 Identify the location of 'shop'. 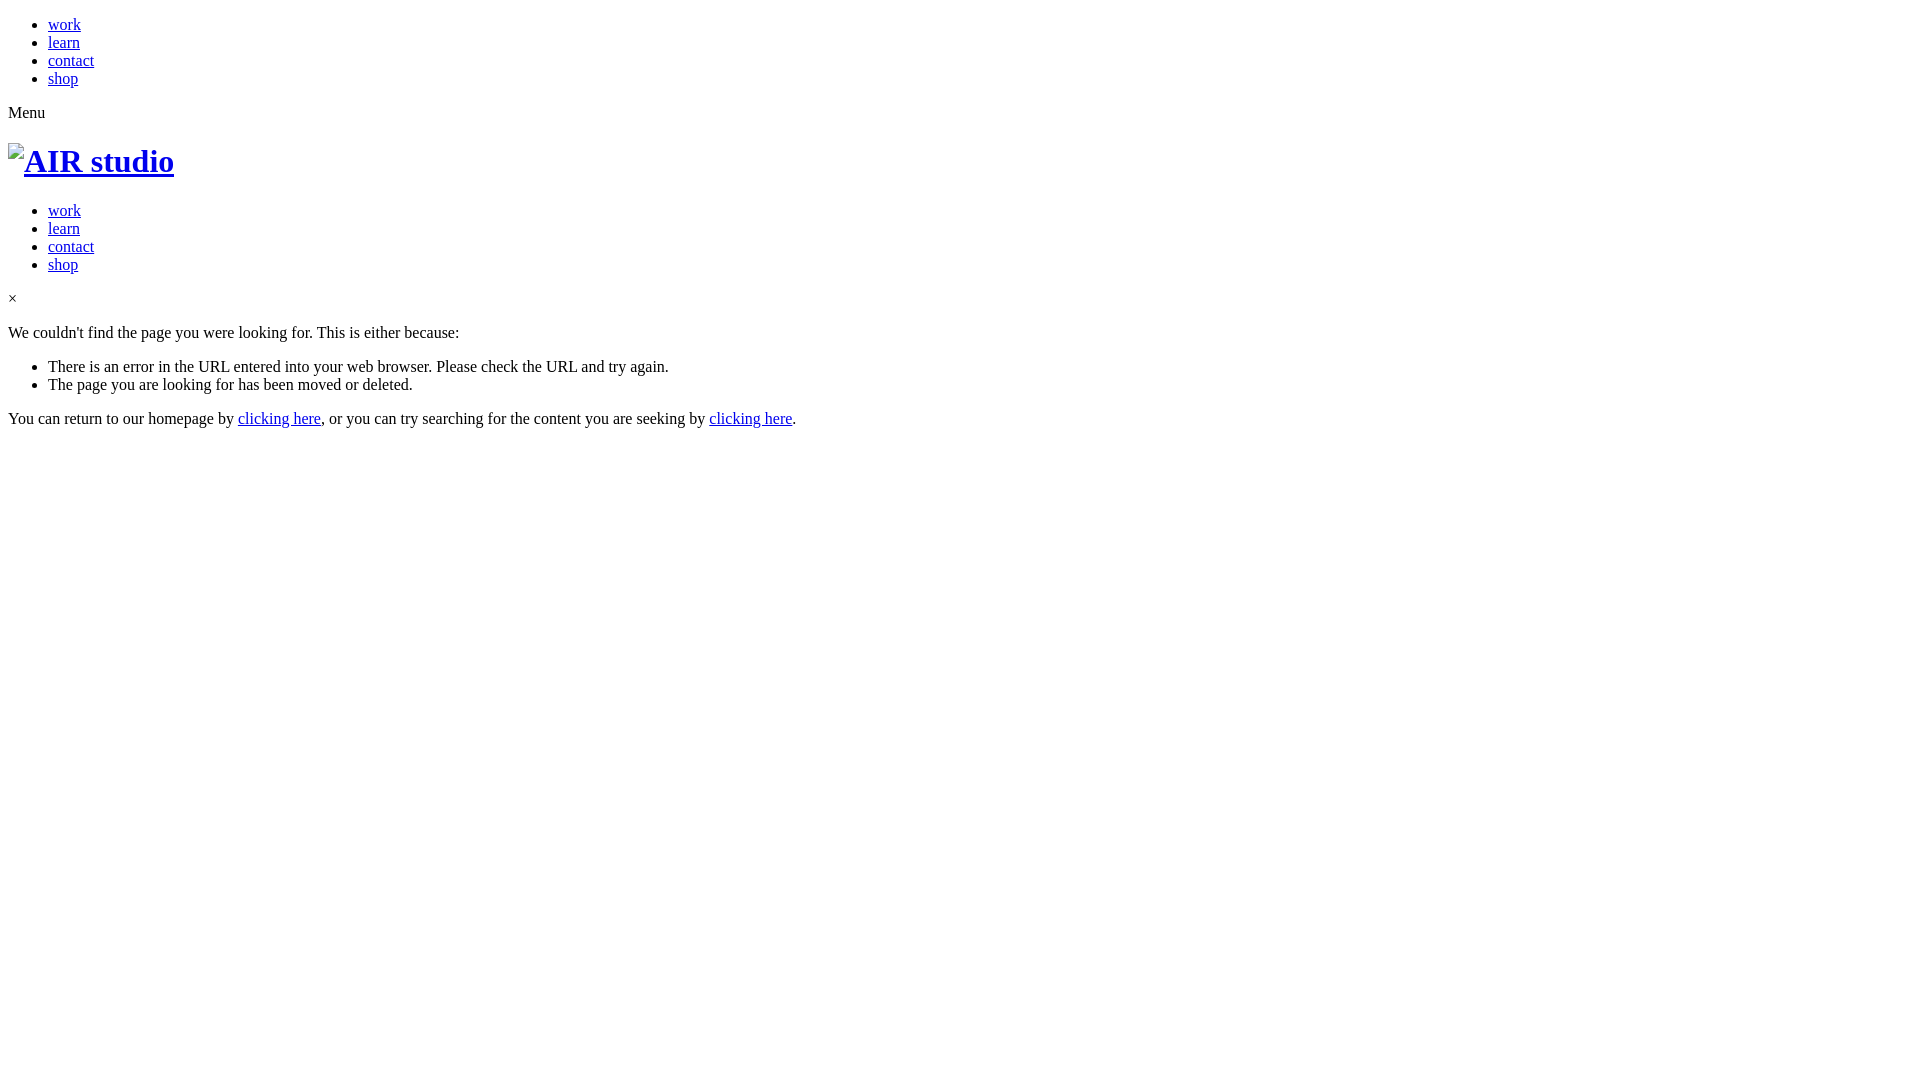
(62, 263).